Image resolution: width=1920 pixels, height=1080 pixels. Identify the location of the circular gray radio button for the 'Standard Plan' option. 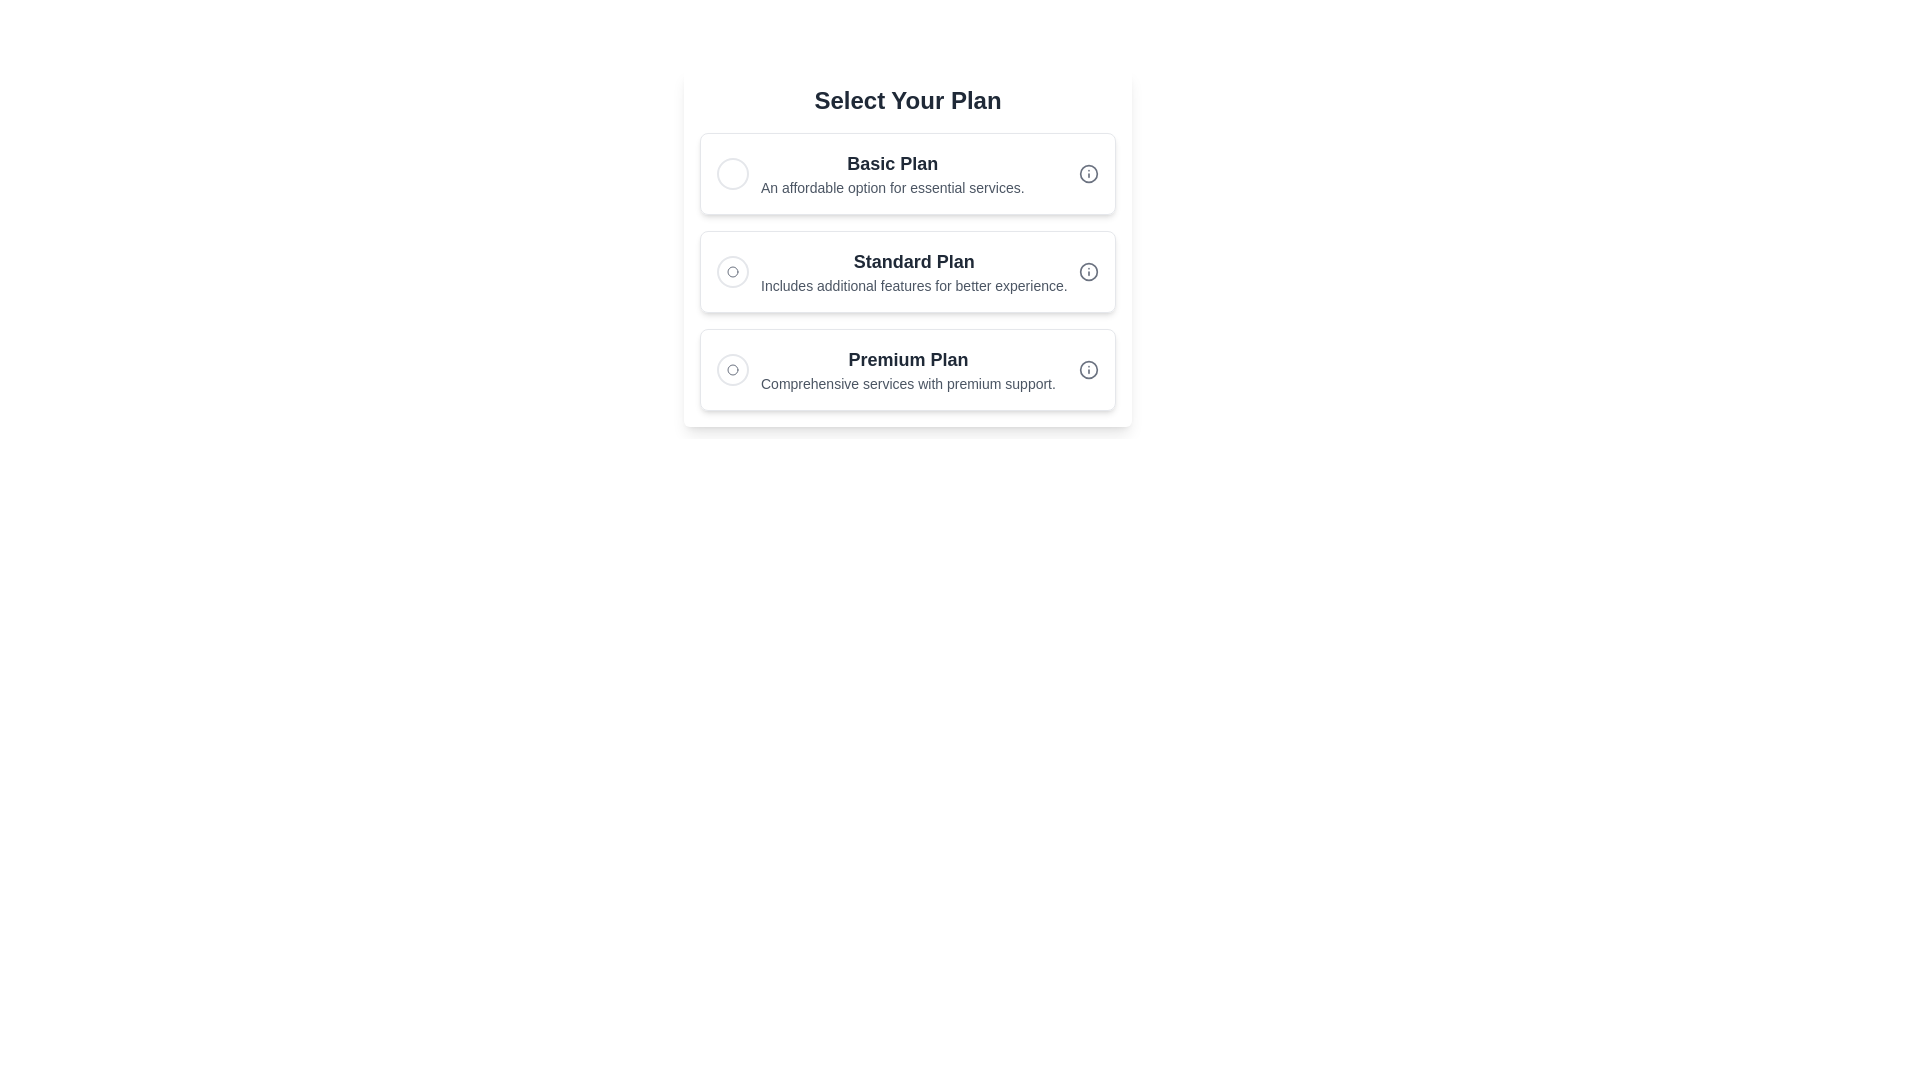
(732, 272).